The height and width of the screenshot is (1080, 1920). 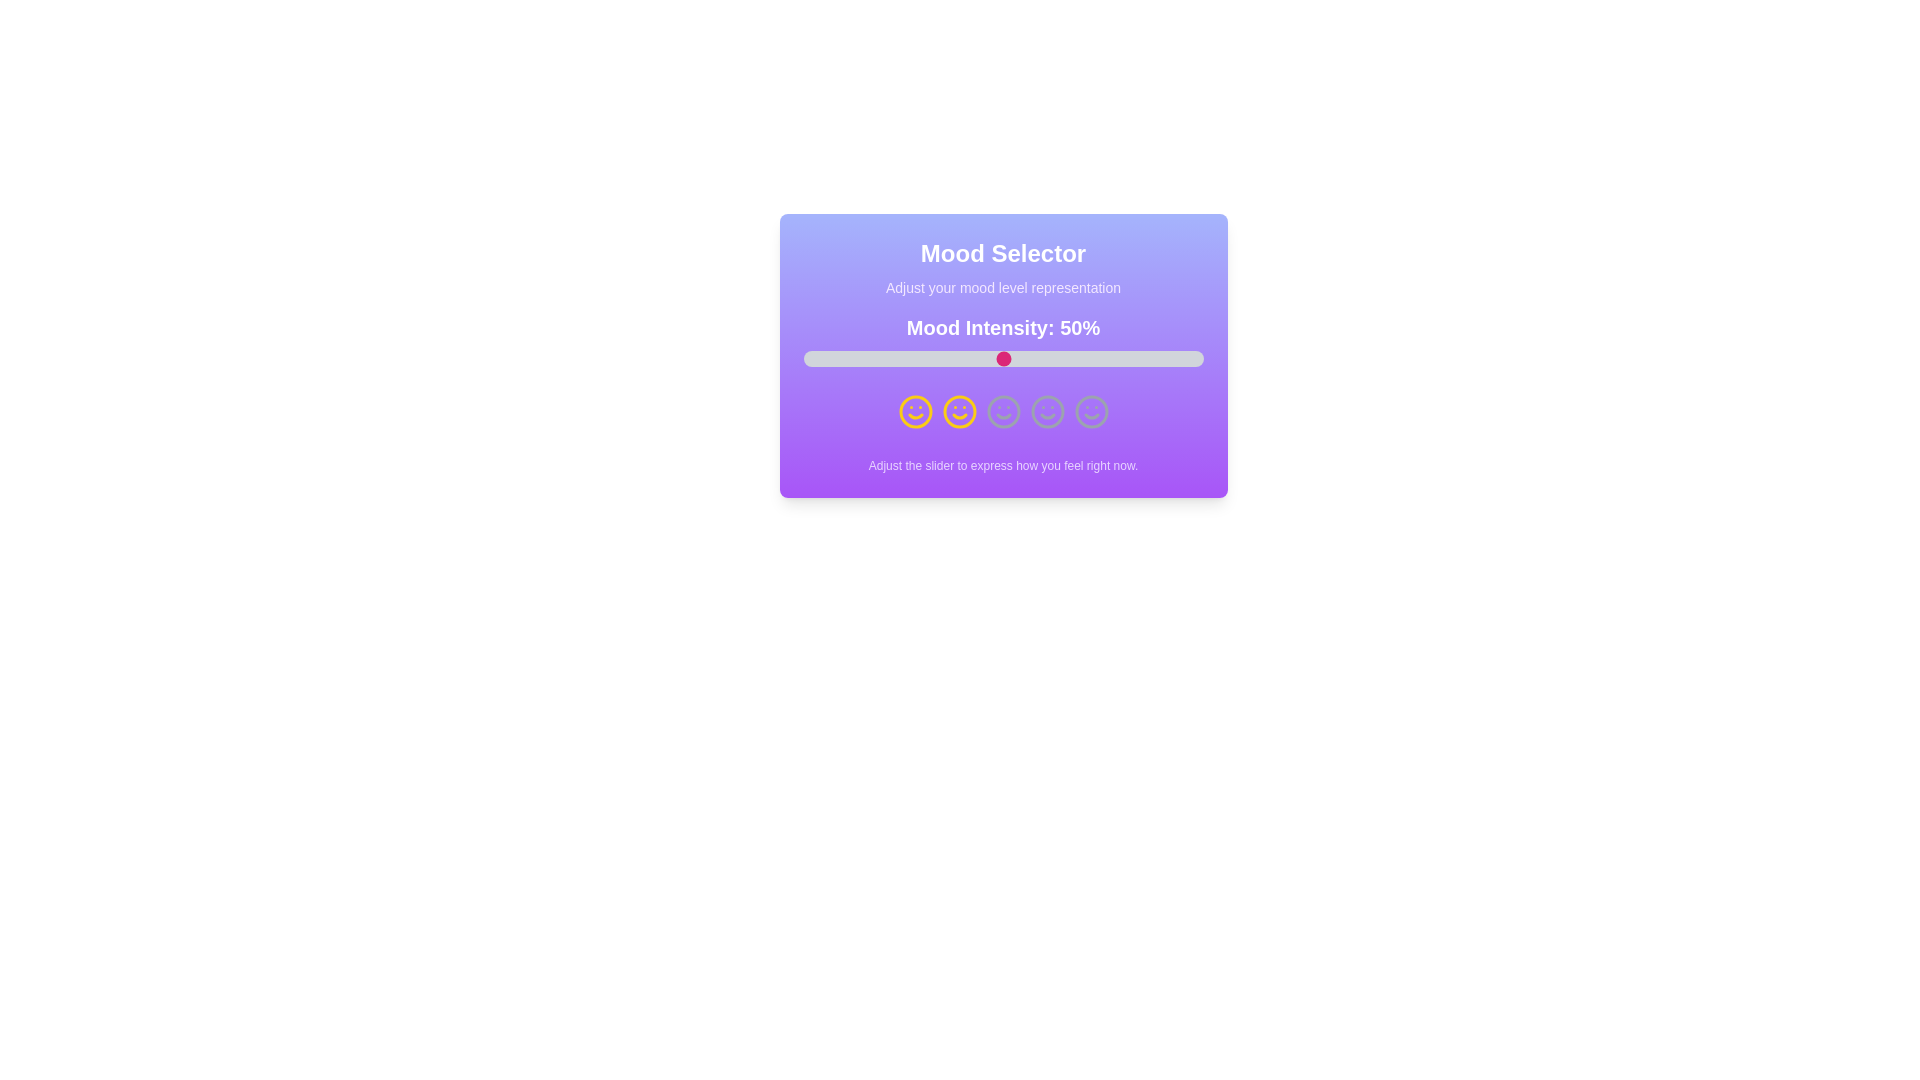 I want to click on the slider to set mood intensity to 18%, so click(x=875, y=357).